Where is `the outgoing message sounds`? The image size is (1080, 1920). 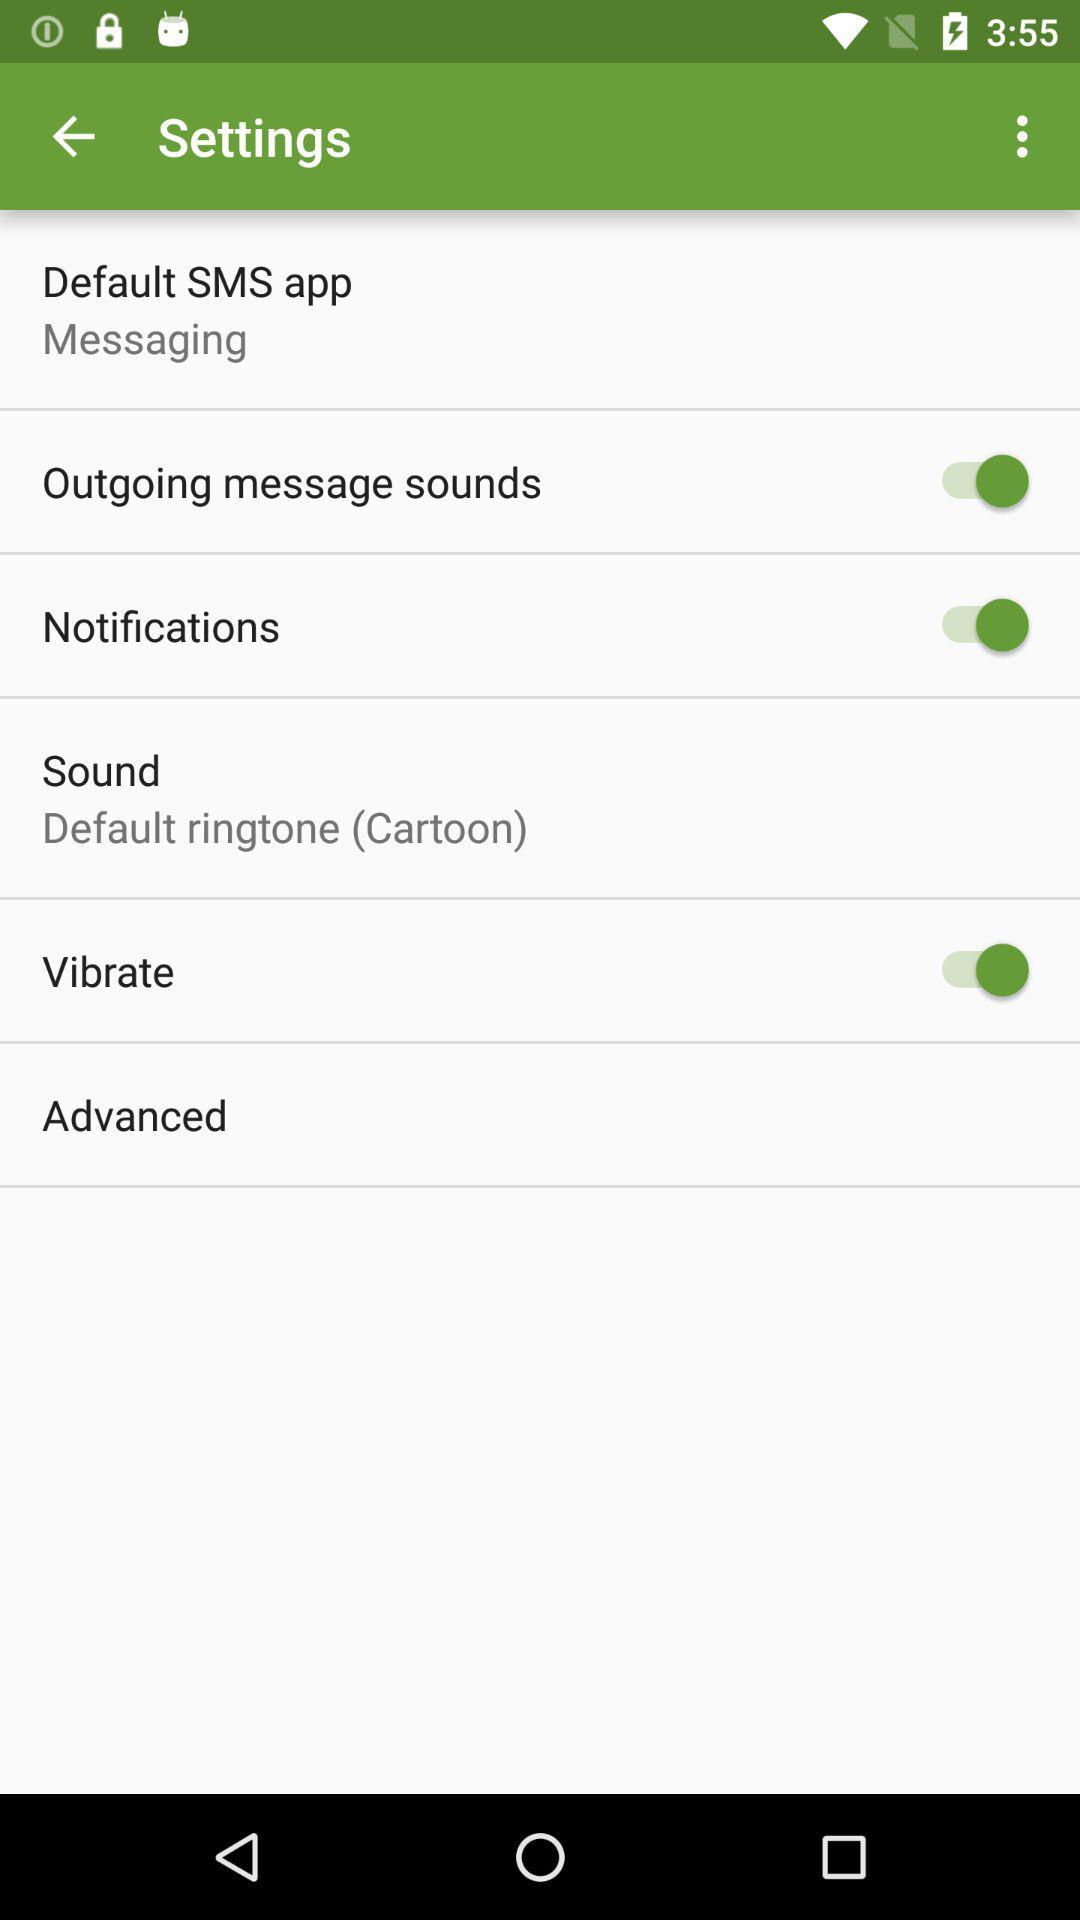
the outgoing message sounds is located at coordinates (292, 481).